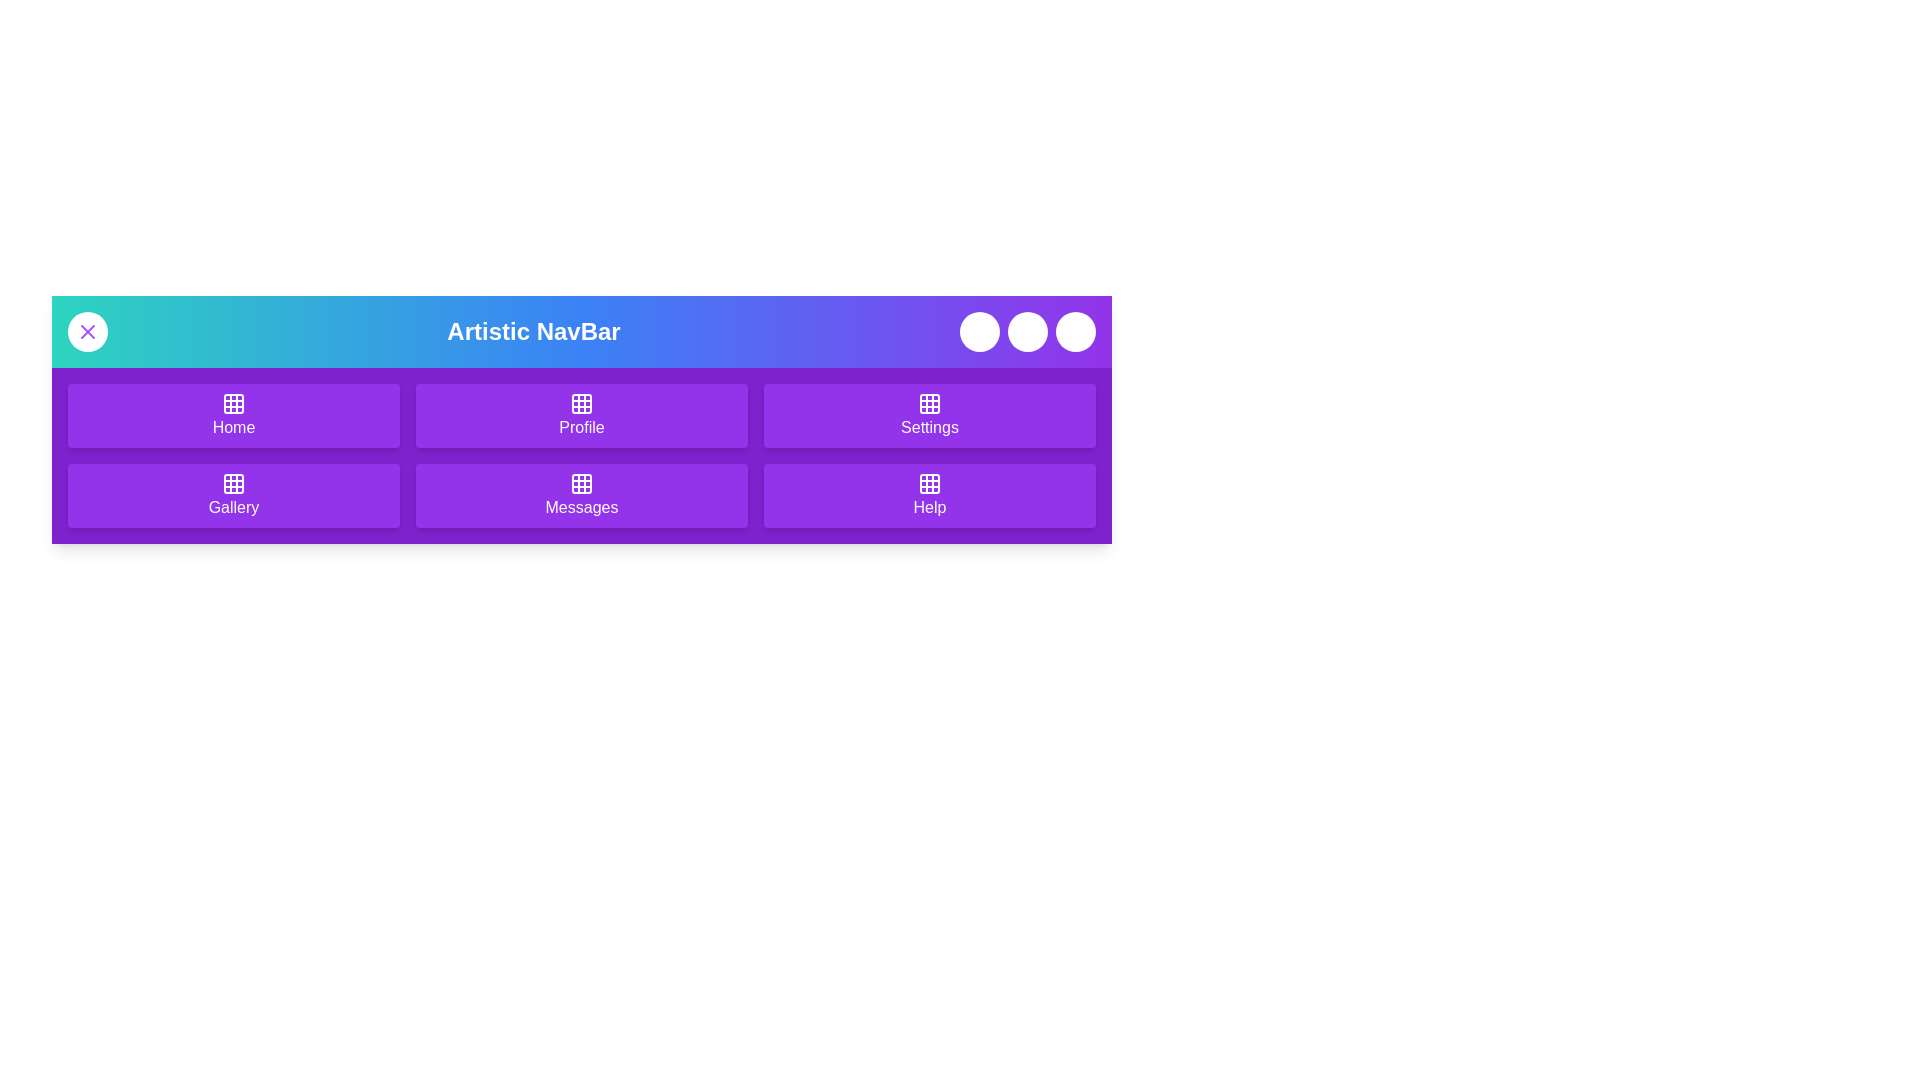  I want to click on the navigation item labeled Help, so click(929, 495).